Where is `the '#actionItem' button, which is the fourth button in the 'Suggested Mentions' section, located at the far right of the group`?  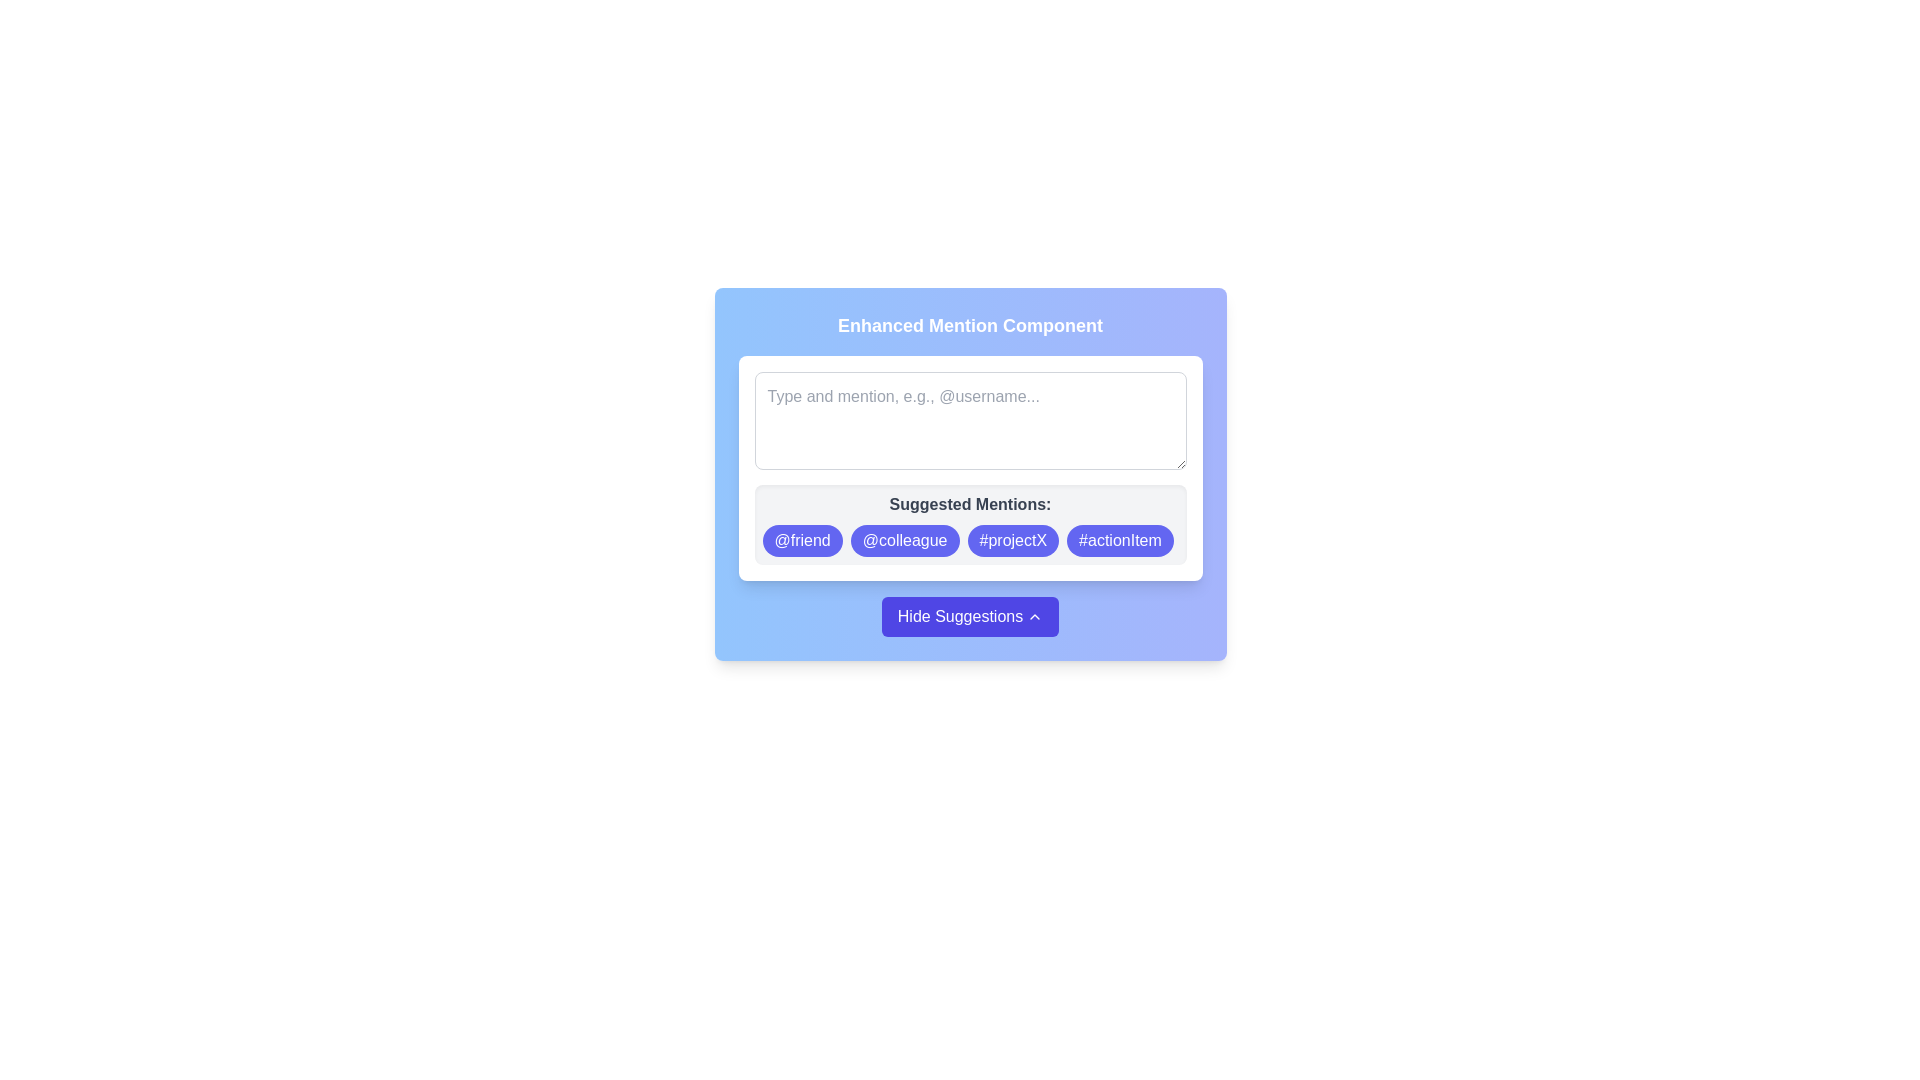
the '#actionItem' button, which is the fourth button in the 'Suggested Mentions' section, located at the far right of the group is located at coordinates (1120, 540).